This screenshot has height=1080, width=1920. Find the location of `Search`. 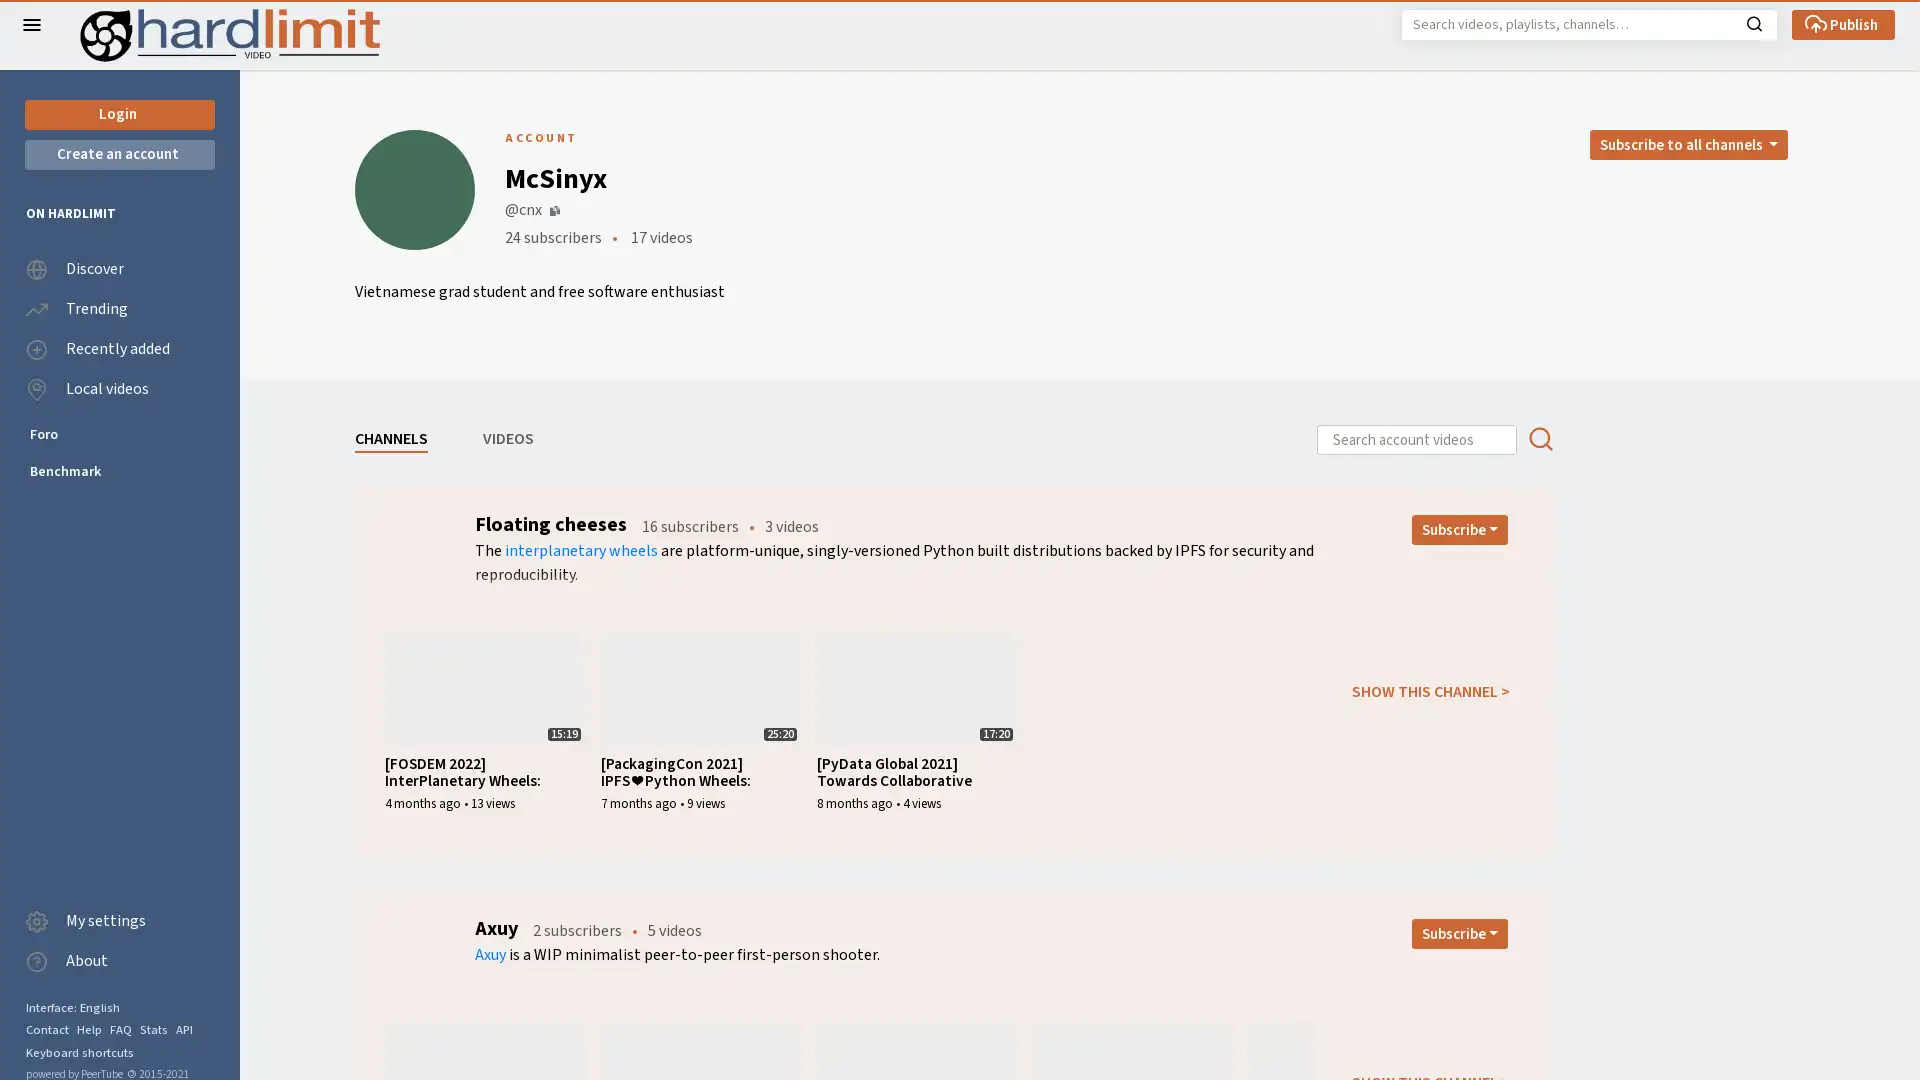

Search is located at coordinates (1753, 22).